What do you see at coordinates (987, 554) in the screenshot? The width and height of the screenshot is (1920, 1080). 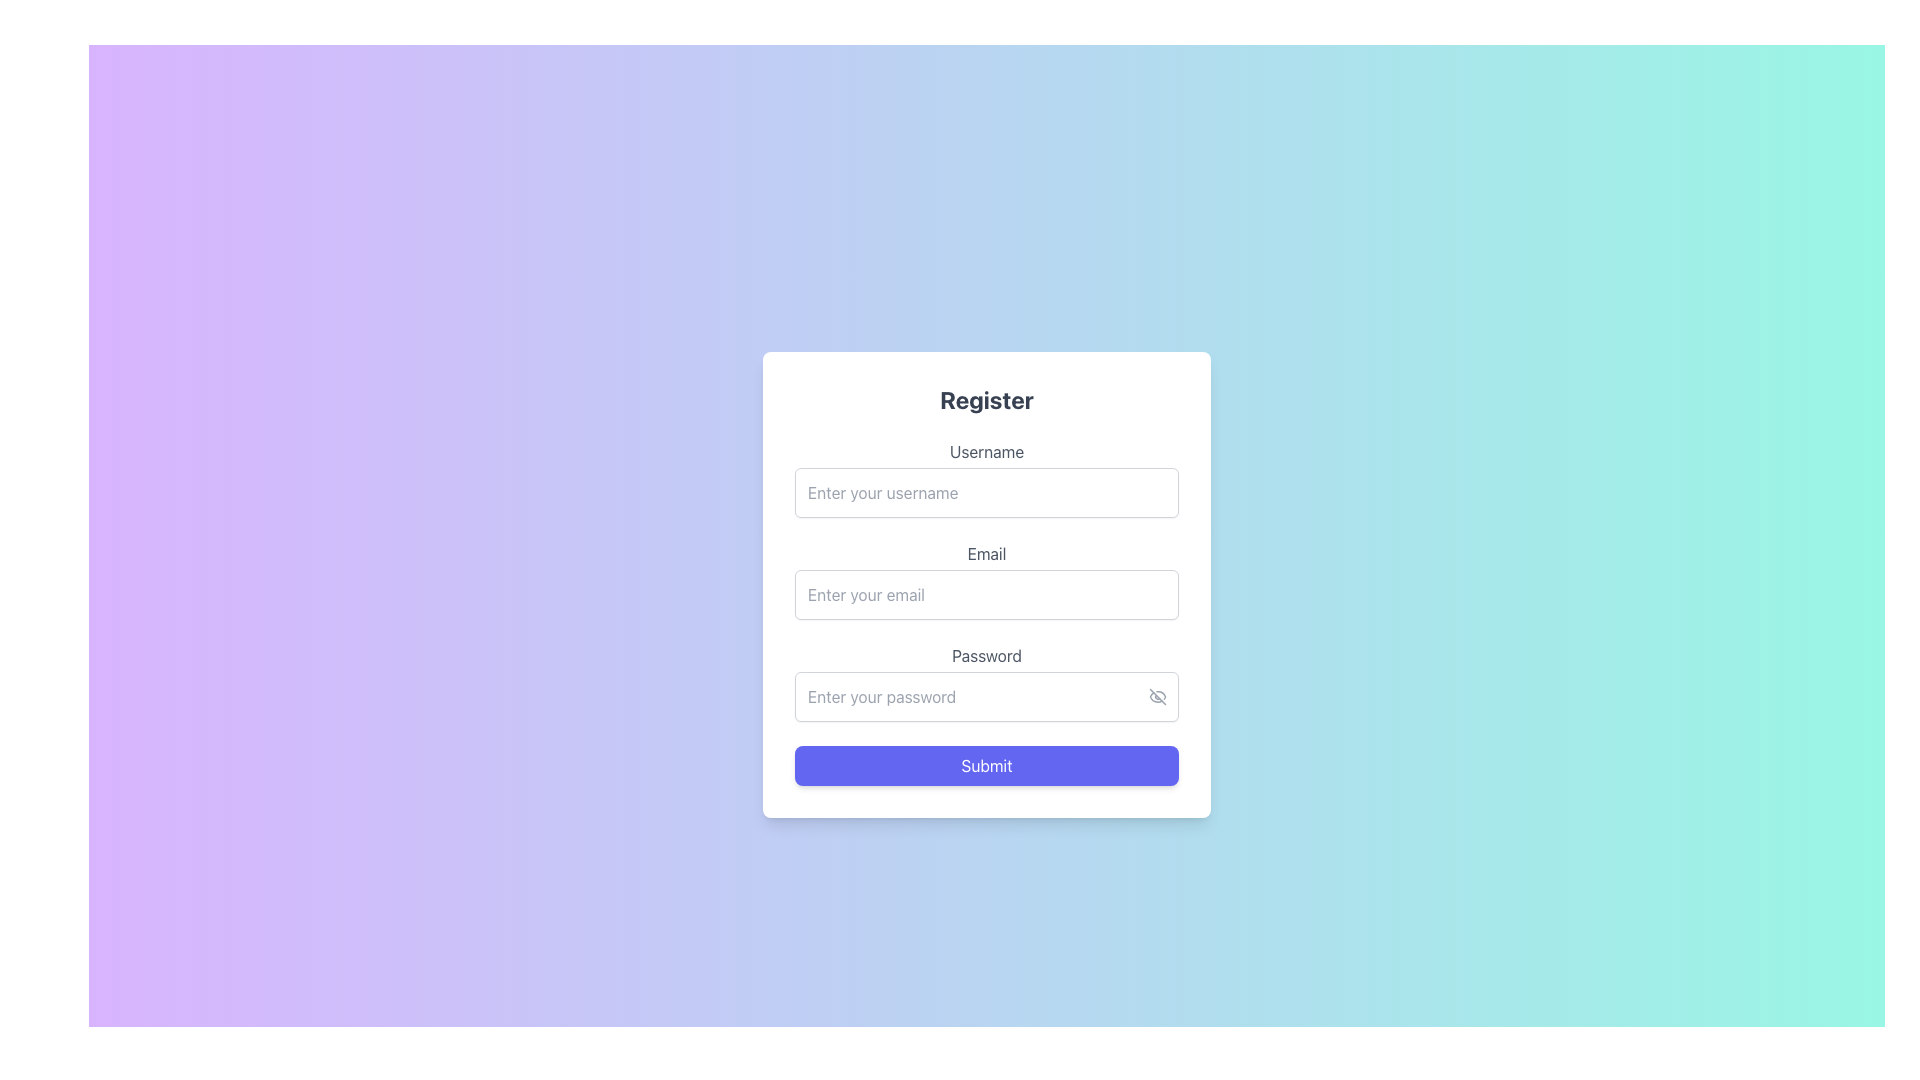 I see `the 'Email' text label displayed in gray above the email input field in the 'Register' form` at bounding box center [987, 554].